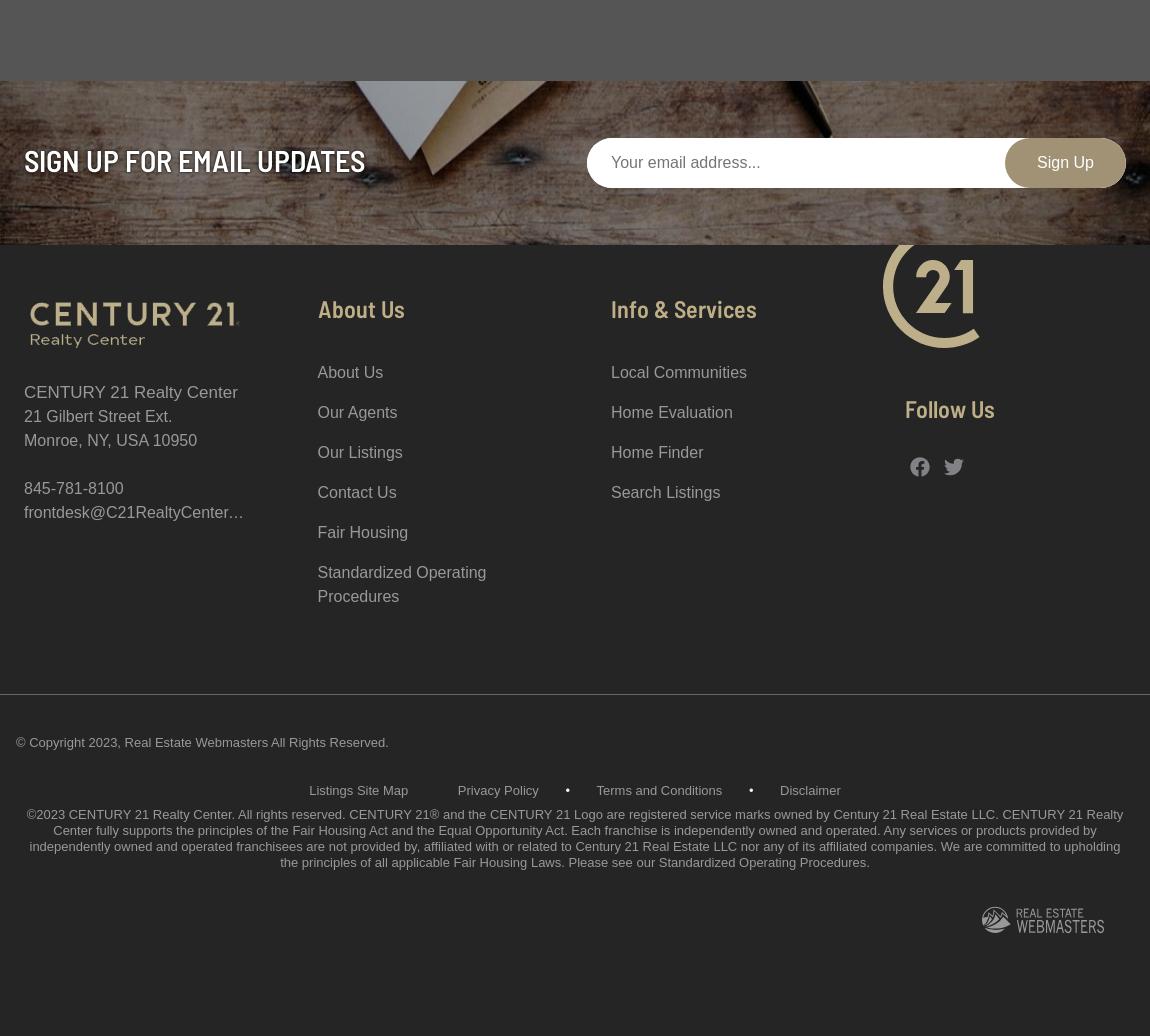 This screenshot has height=1036, width=1150. Describe the element at coordinates (657, 790) in the screenshot. I see `'Terms and Conditions'` at that location.